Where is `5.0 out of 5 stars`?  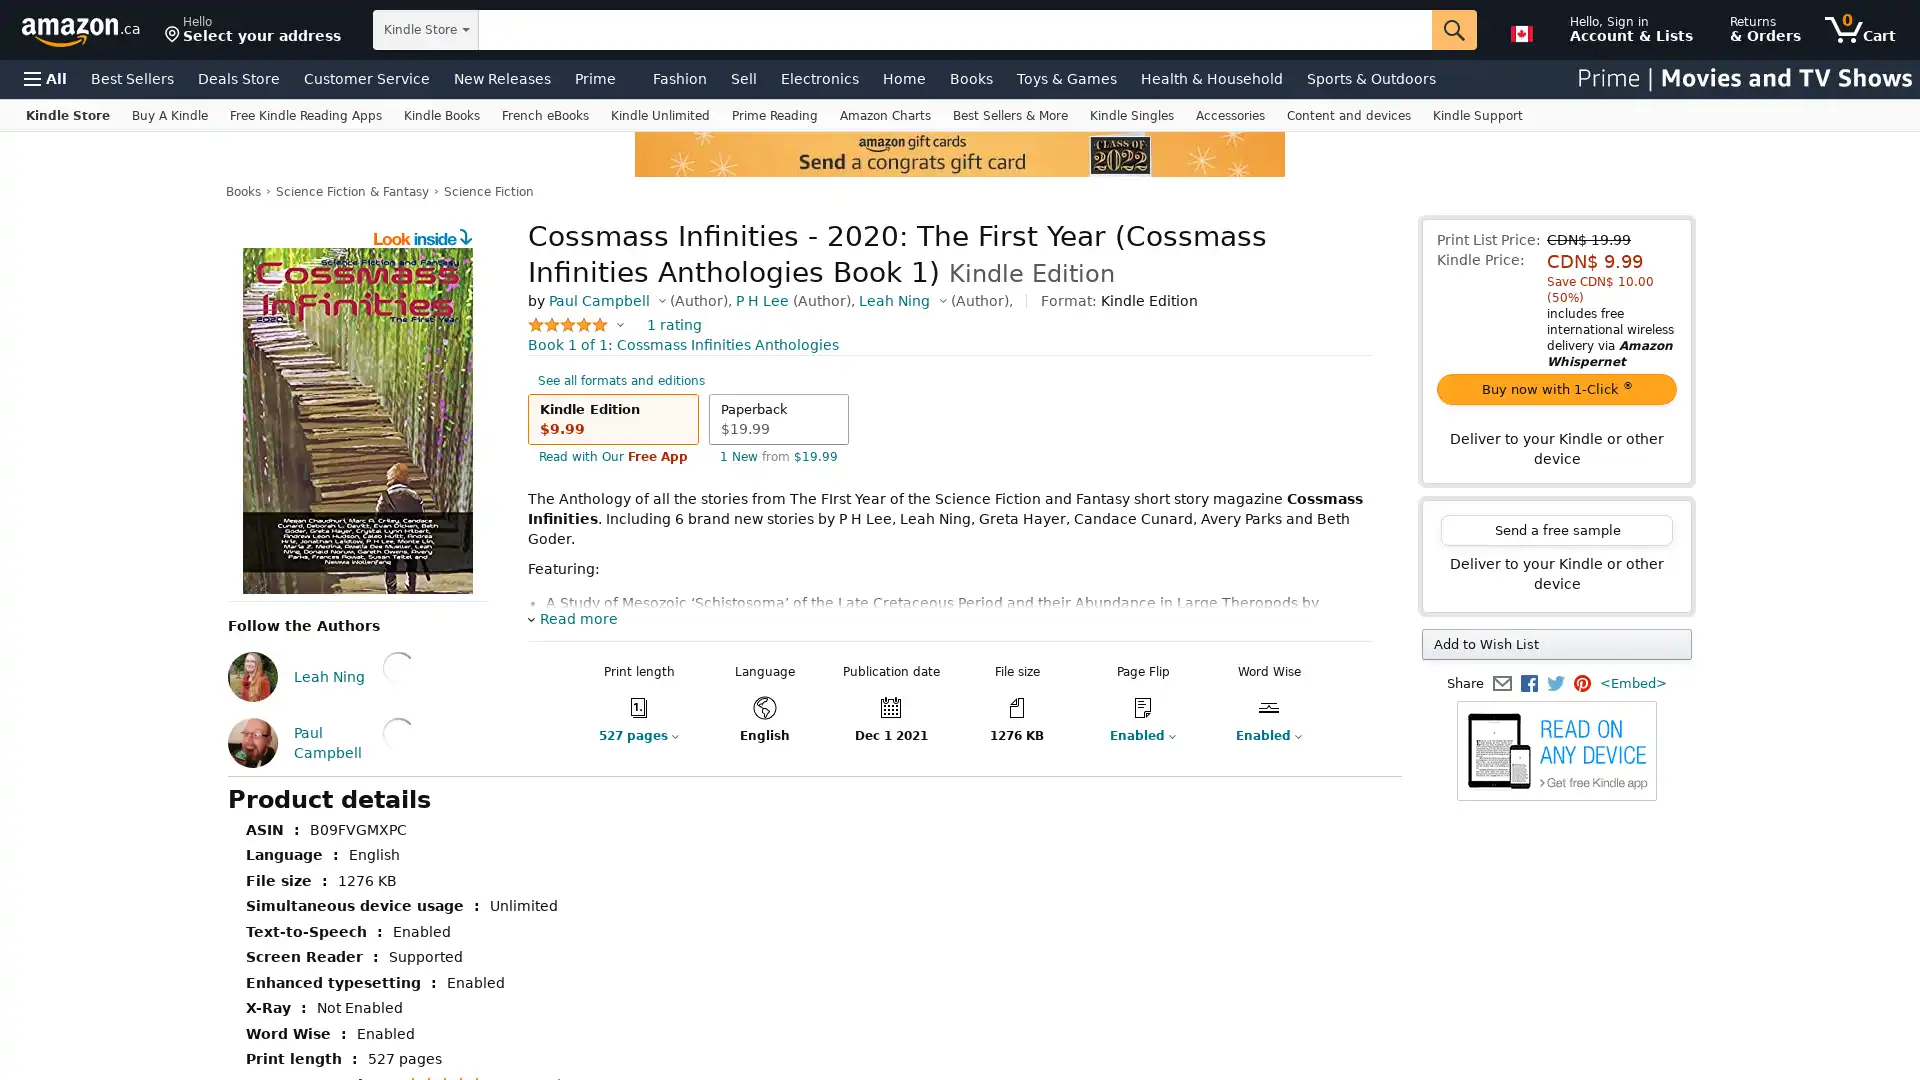
5.0 out of 5 stars is located at coordinates (575, 343).